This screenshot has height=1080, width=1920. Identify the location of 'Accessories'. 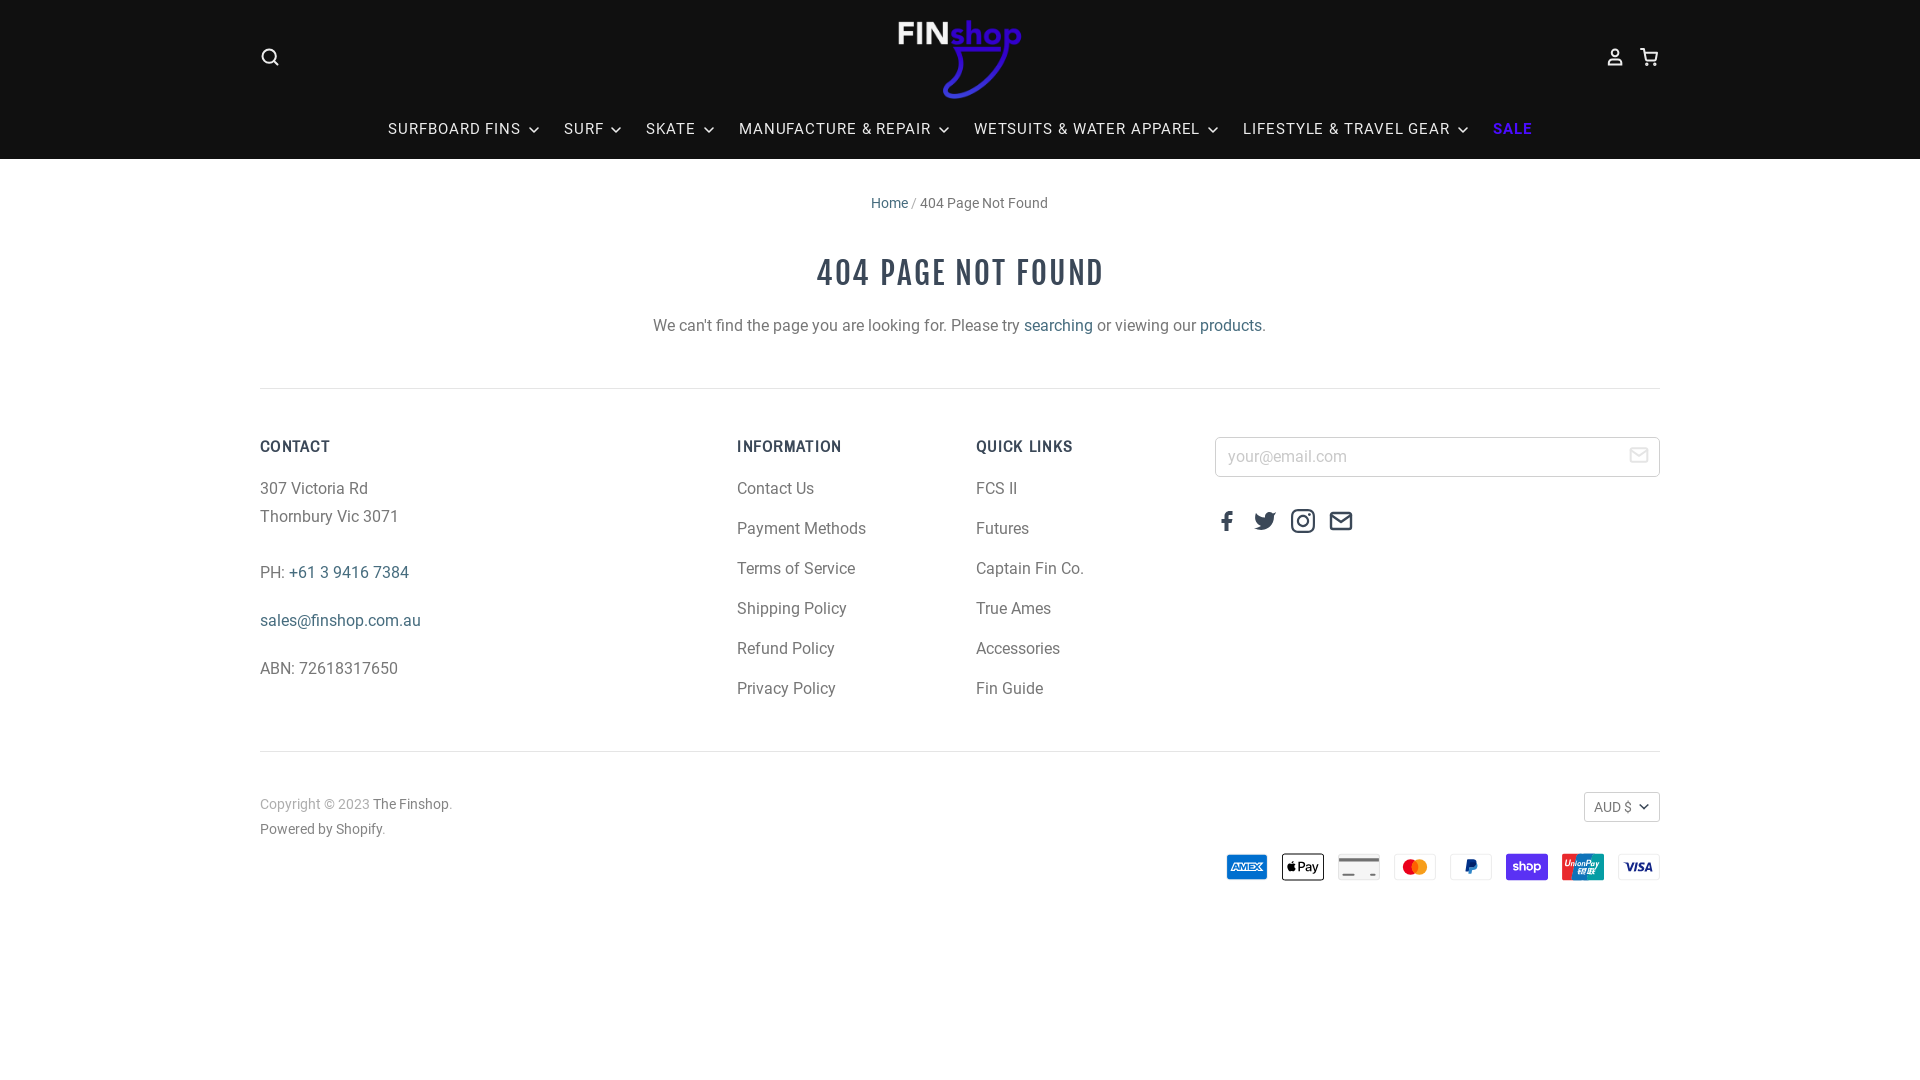
(1017, 648).